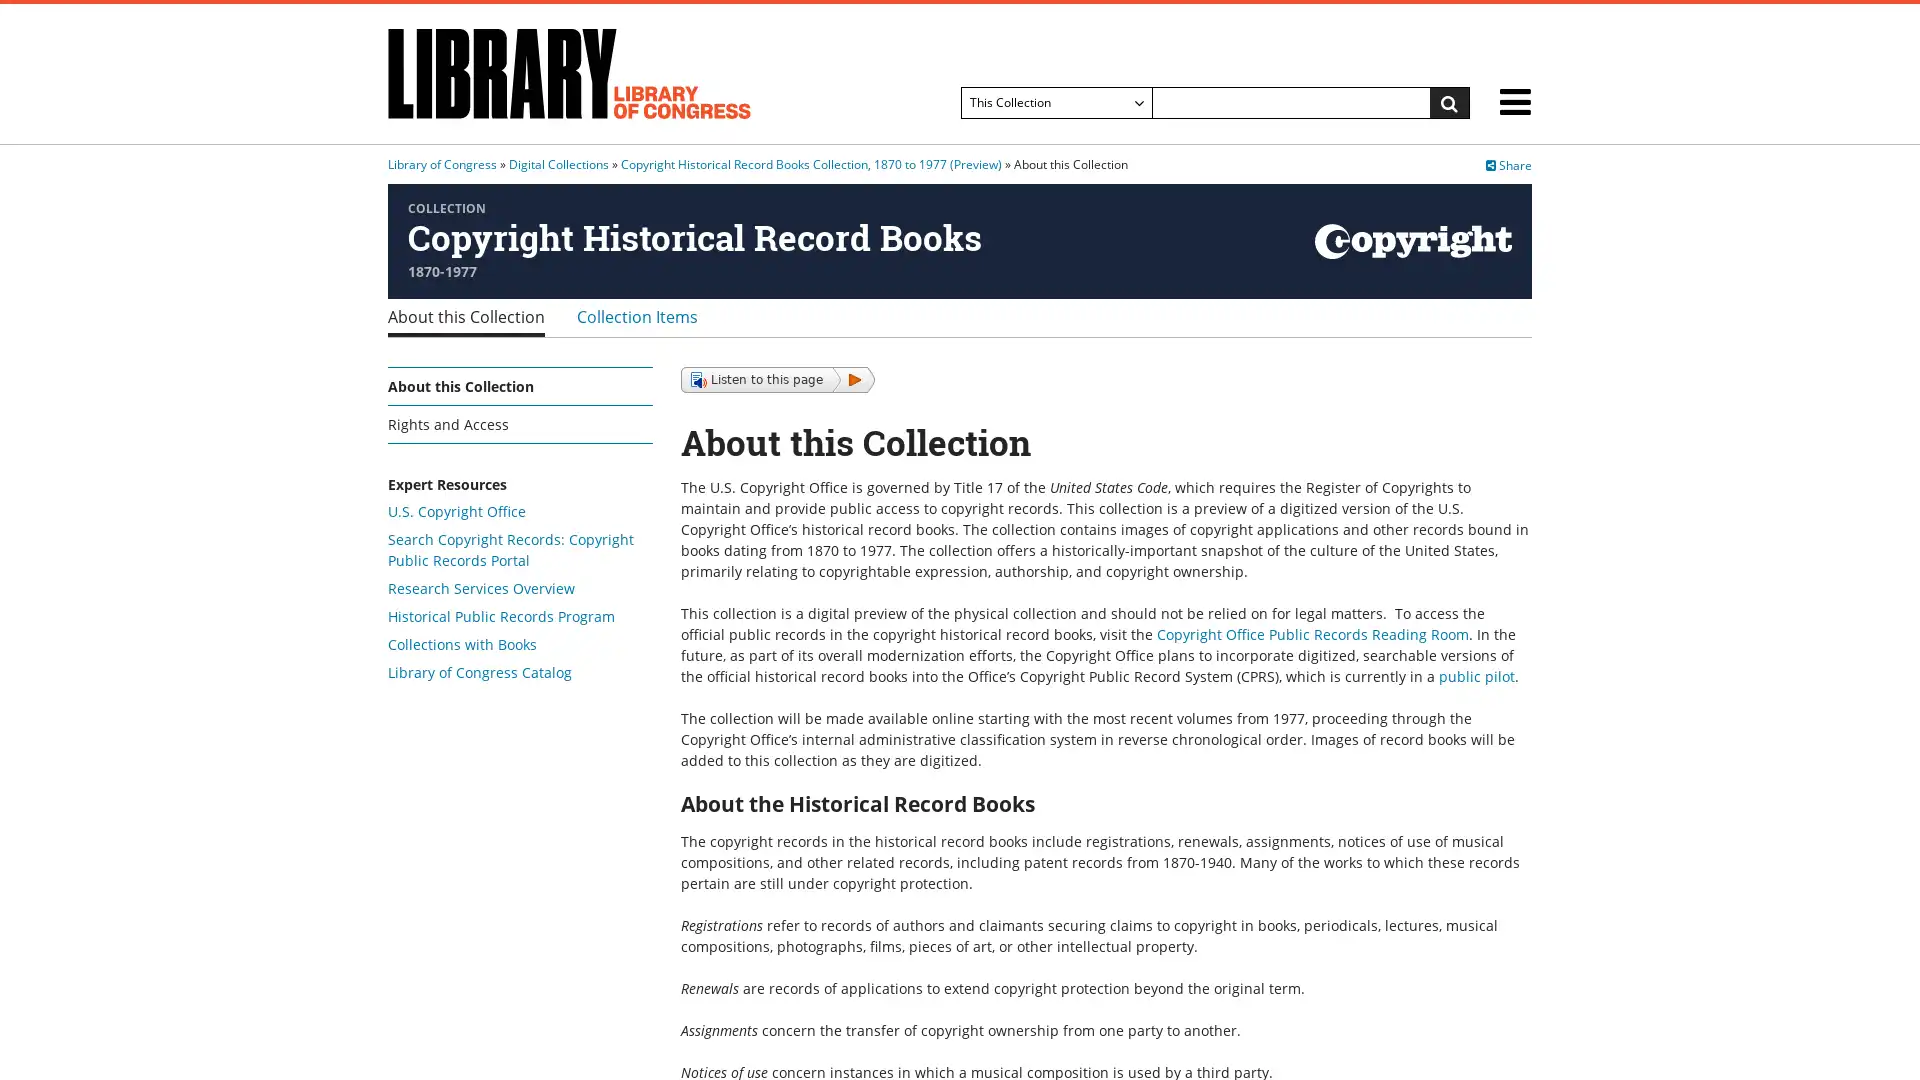  I want to click on Search, so click(1449, 103).